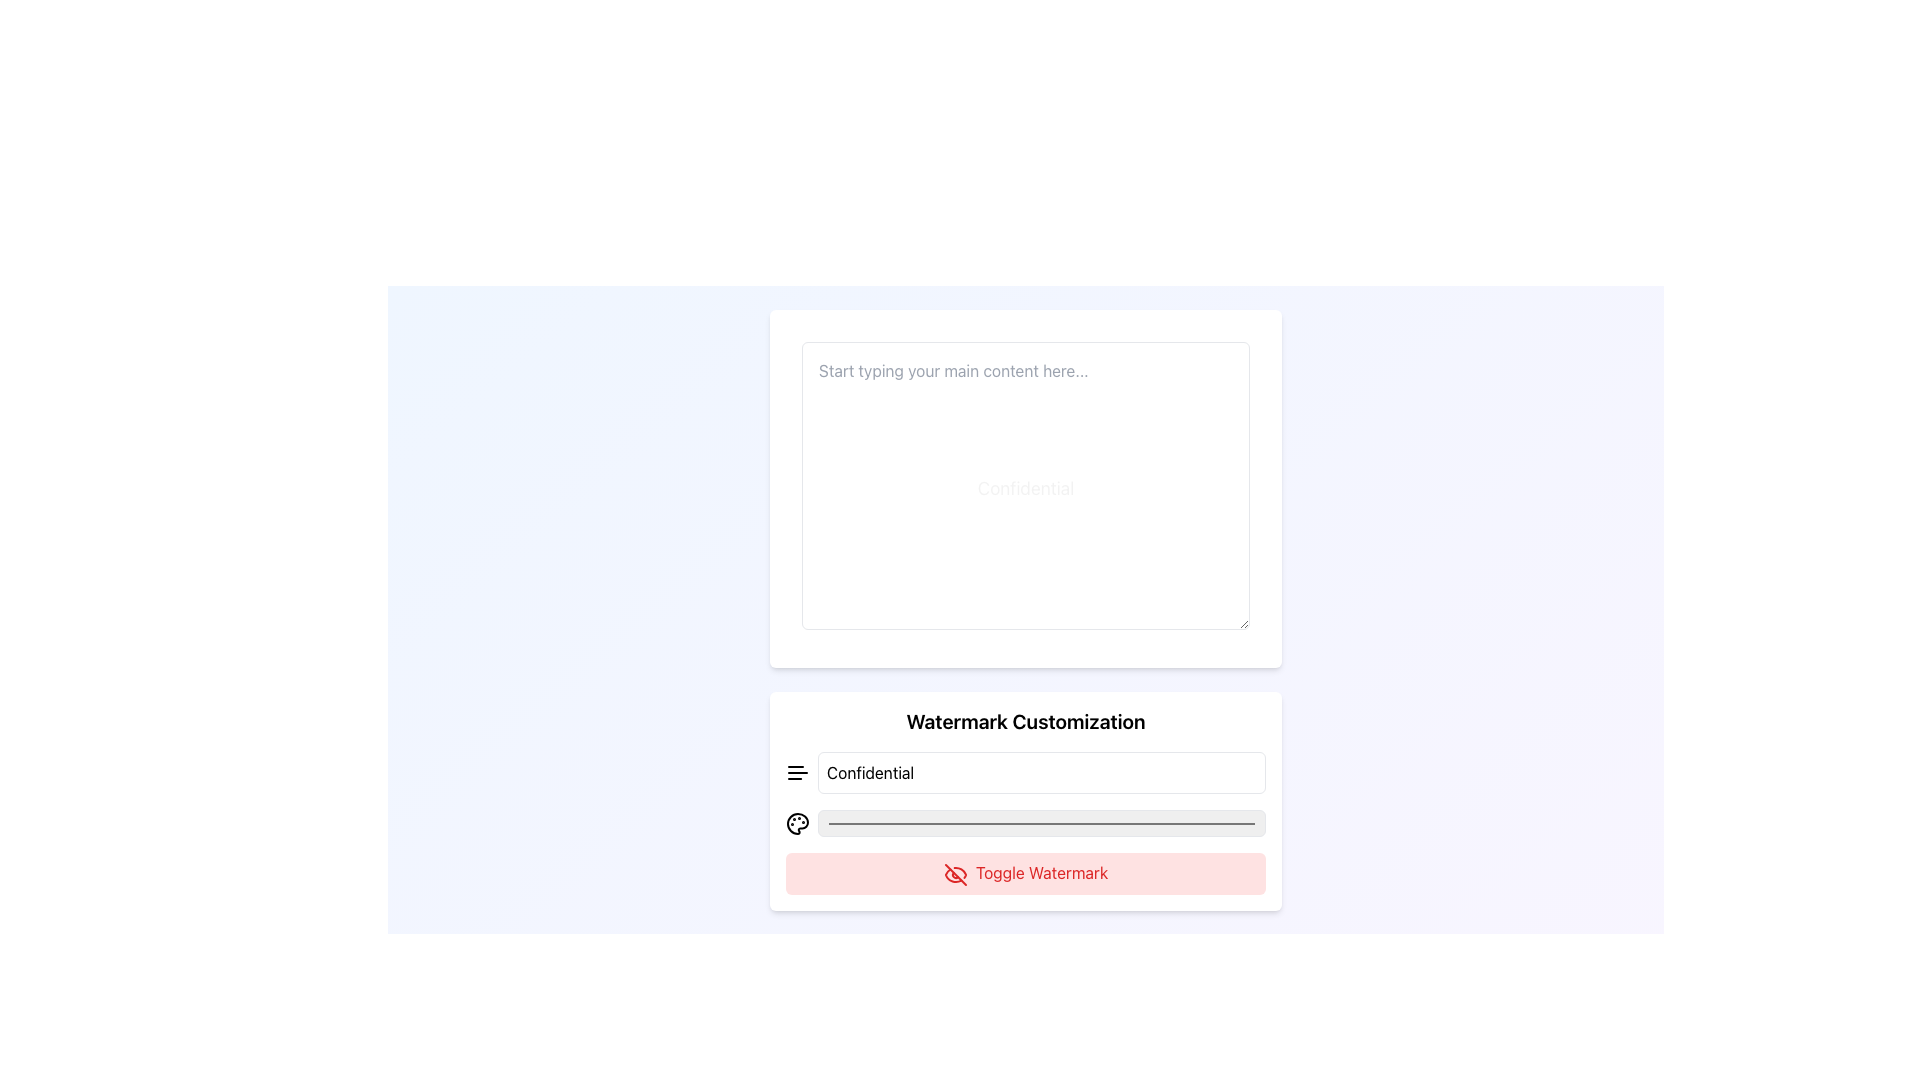  Describe the element at coordinates (1140, 823) in the screenshot. I see `the color slider` at that location.